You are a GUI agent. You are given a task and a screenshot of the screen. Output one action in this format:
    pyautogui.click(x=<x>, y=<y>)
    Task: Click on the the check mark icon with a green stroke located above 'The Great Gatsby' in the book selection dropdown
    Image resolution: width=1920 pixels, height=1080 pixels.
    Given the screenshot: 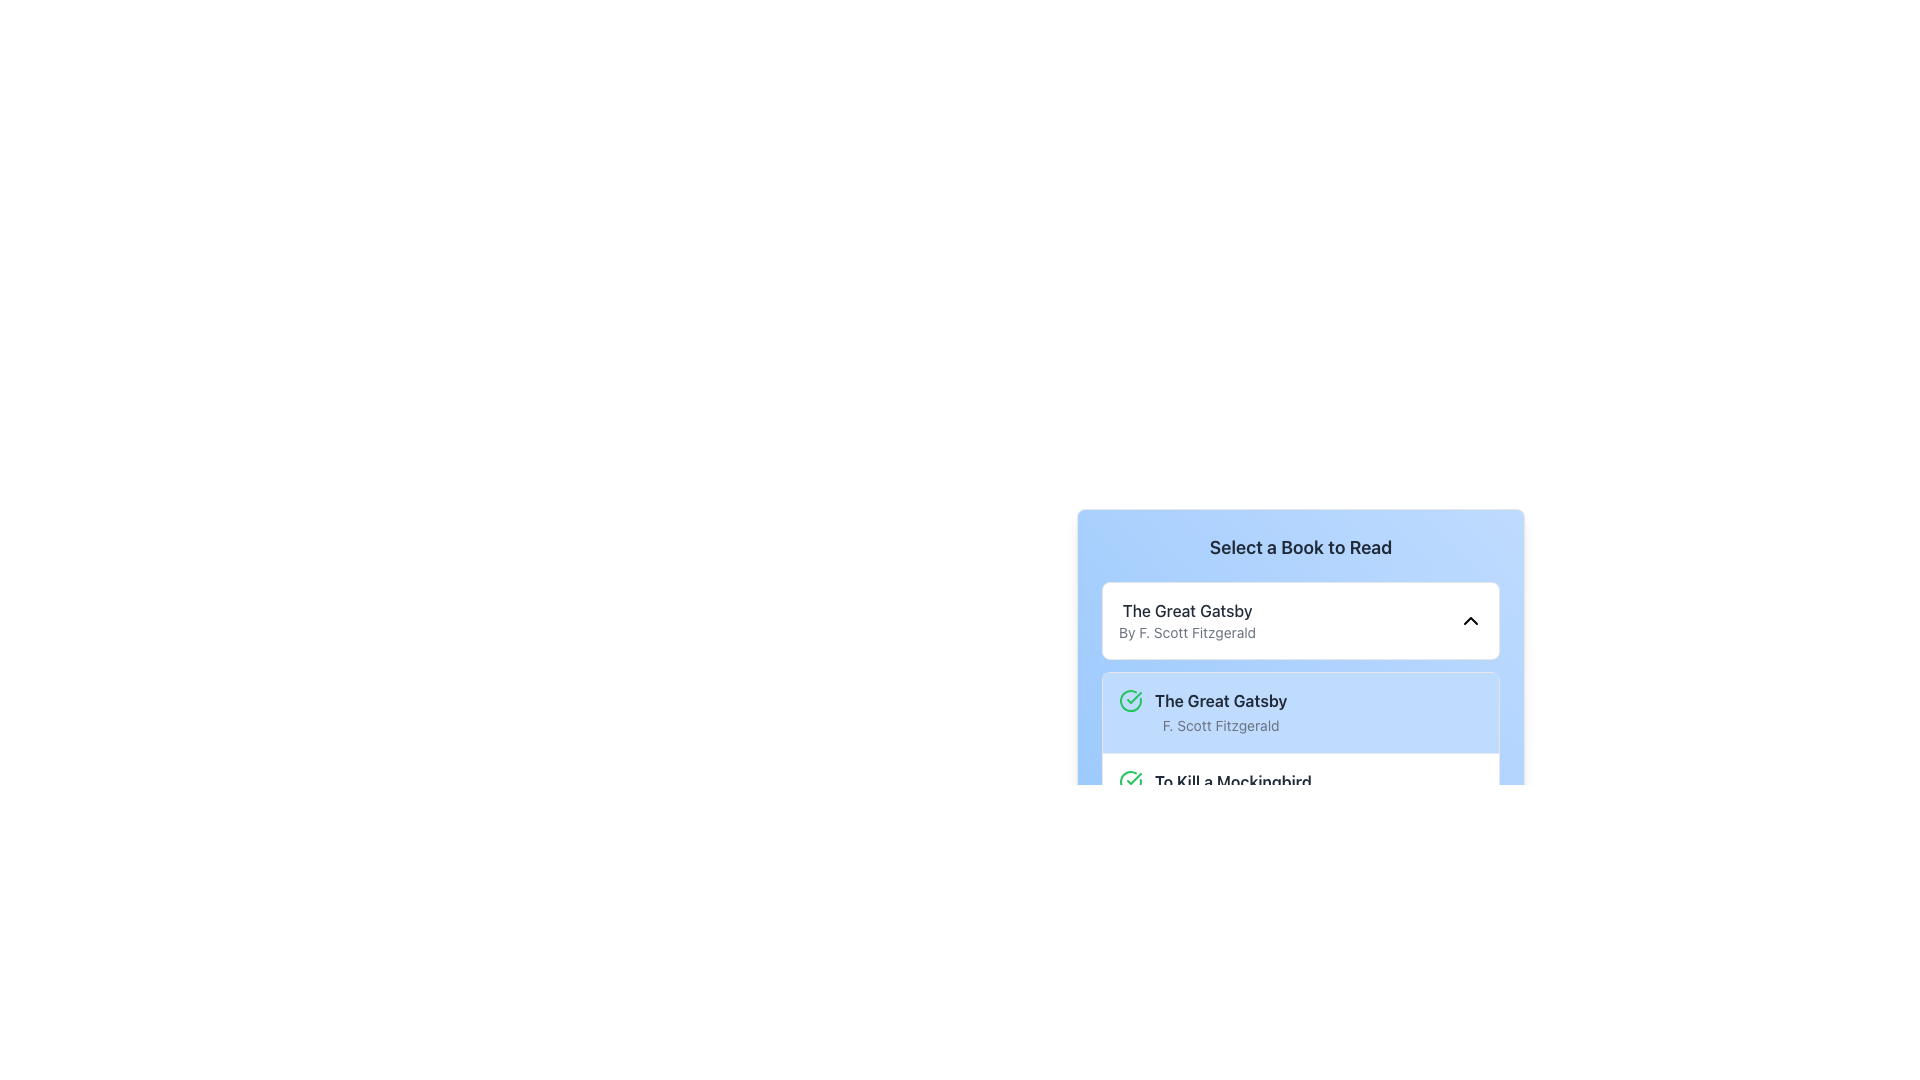 What is the action you would take?
    pyautogui.click(x=1134, y=778)
    